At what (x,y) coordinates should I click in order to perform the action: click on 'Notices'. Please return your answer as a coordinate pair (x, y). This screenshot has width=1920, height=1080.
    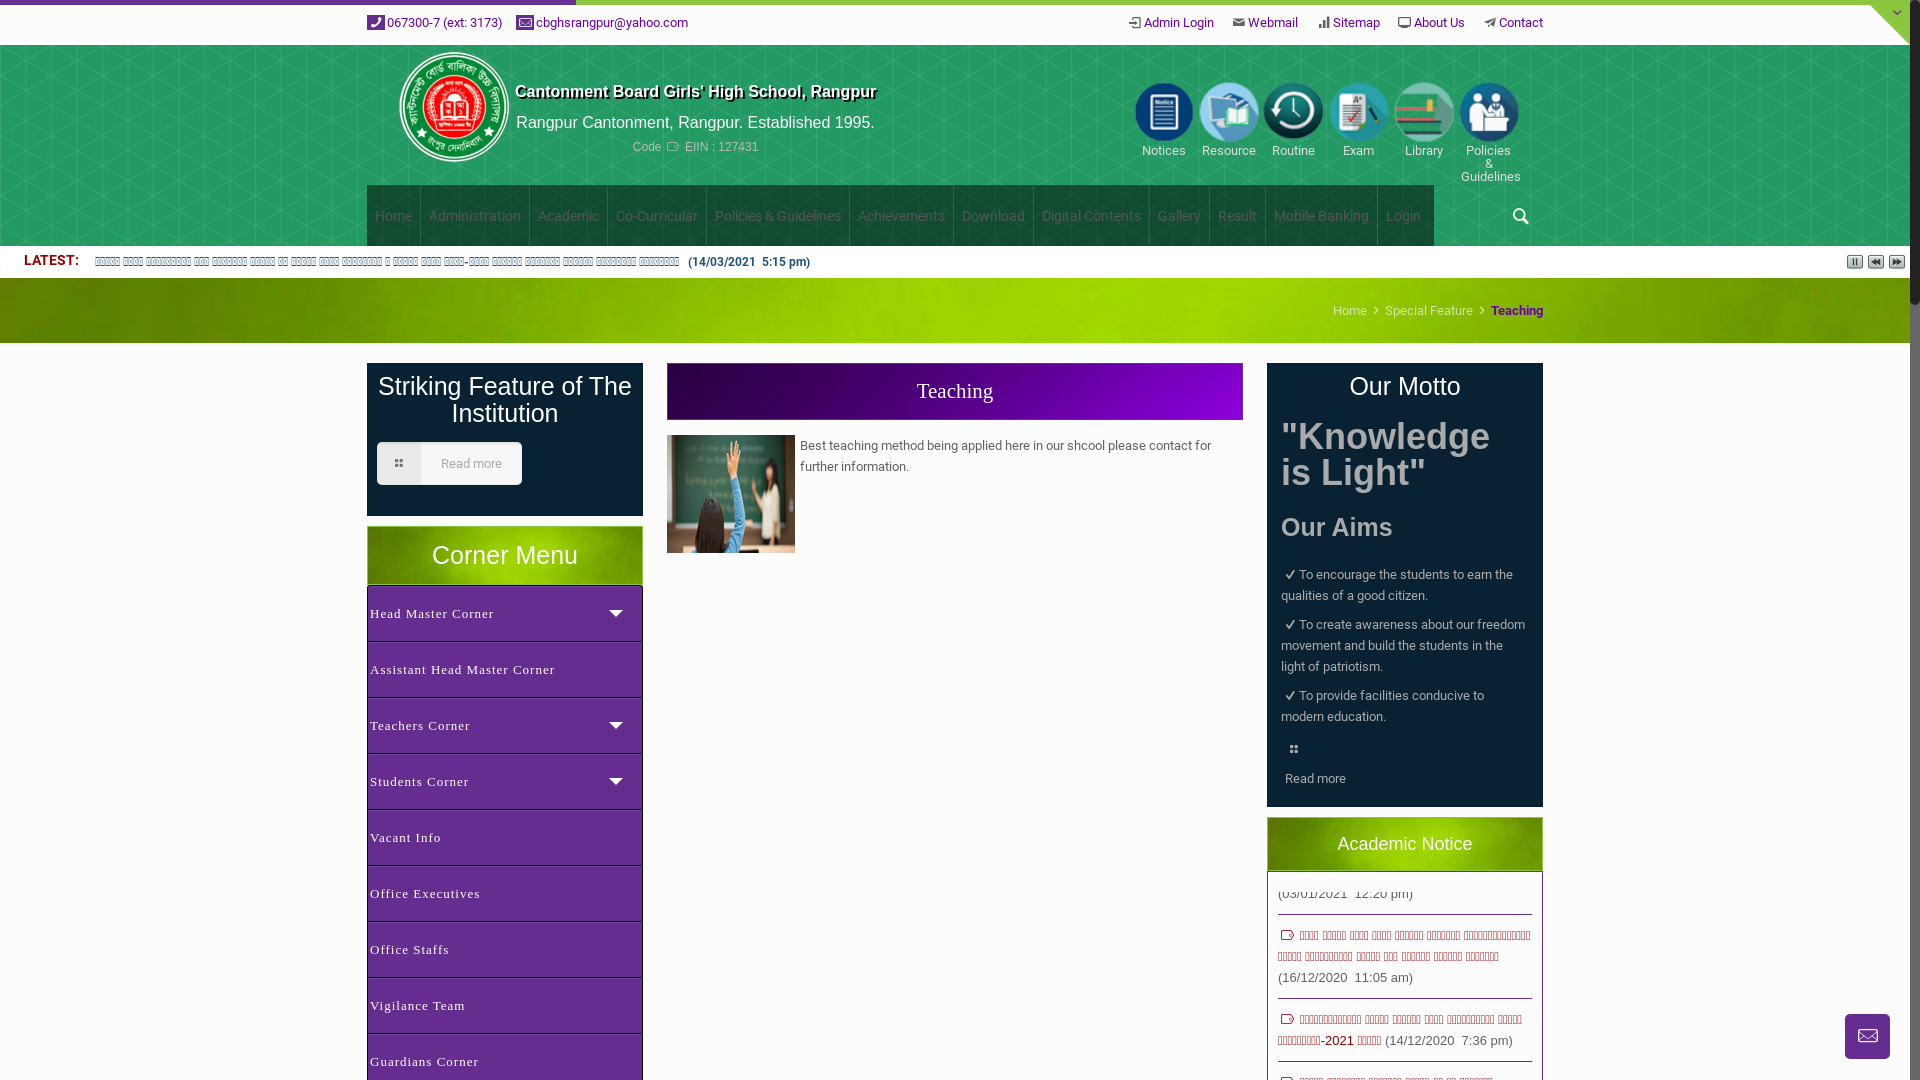
    Looking at the image, I should click on (1163, 119).